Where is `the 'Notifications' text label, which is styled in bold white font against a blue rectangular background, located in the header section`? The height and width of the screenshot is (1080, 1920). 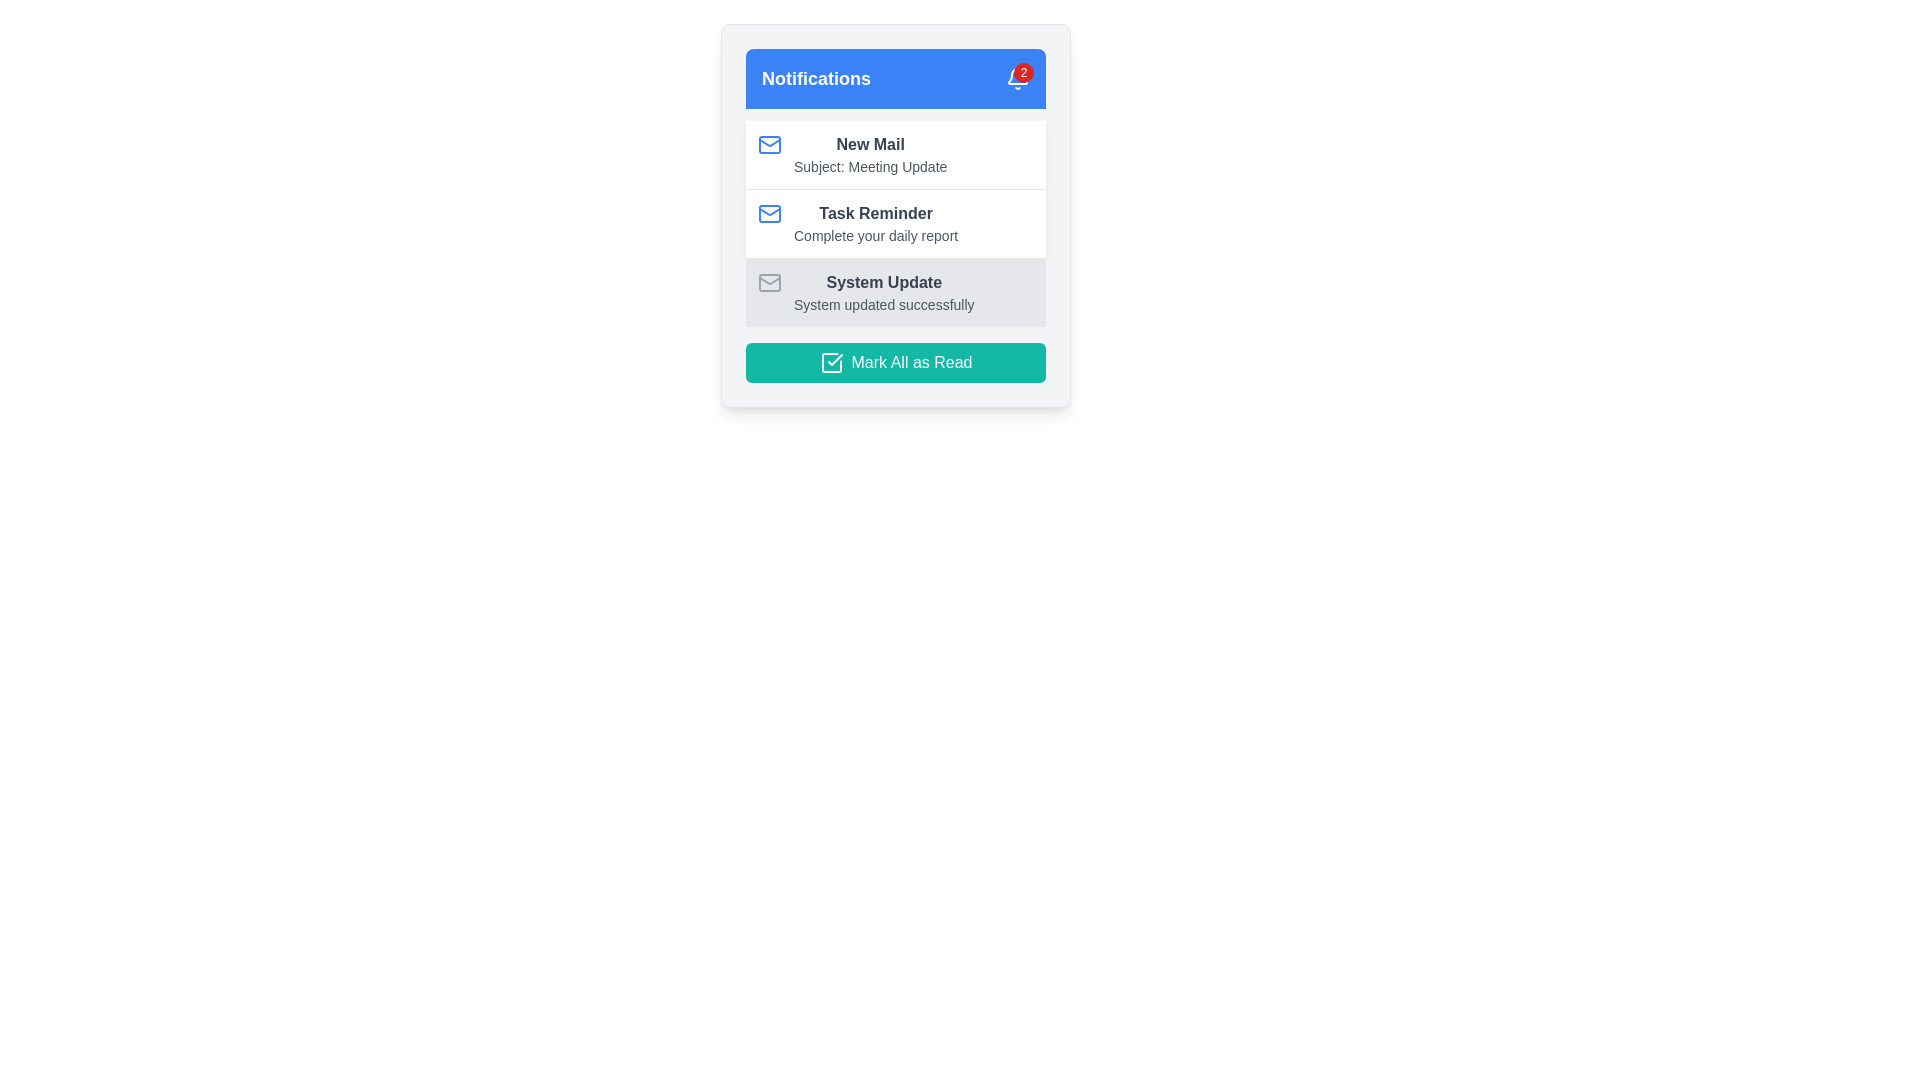
the 'Notifications' text label, which is styled in bold white font against a blue rectangular background, located in the header section is located at coordinates (816, 77).